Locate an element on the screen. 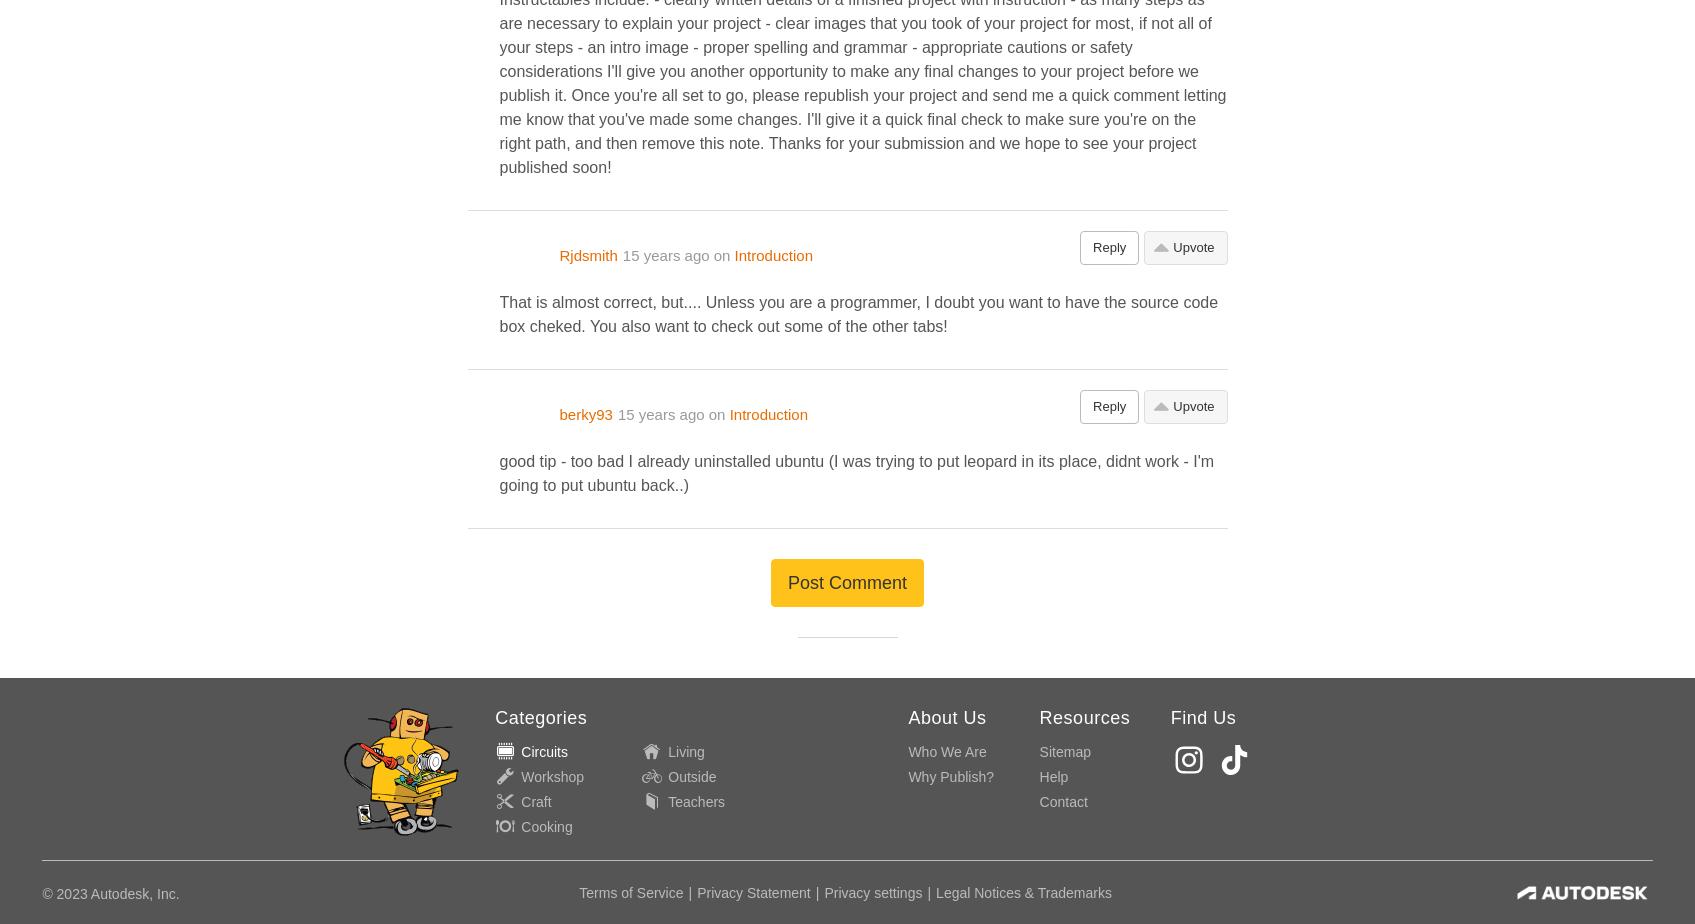  'berky93' is located at coordinates (585, 414).